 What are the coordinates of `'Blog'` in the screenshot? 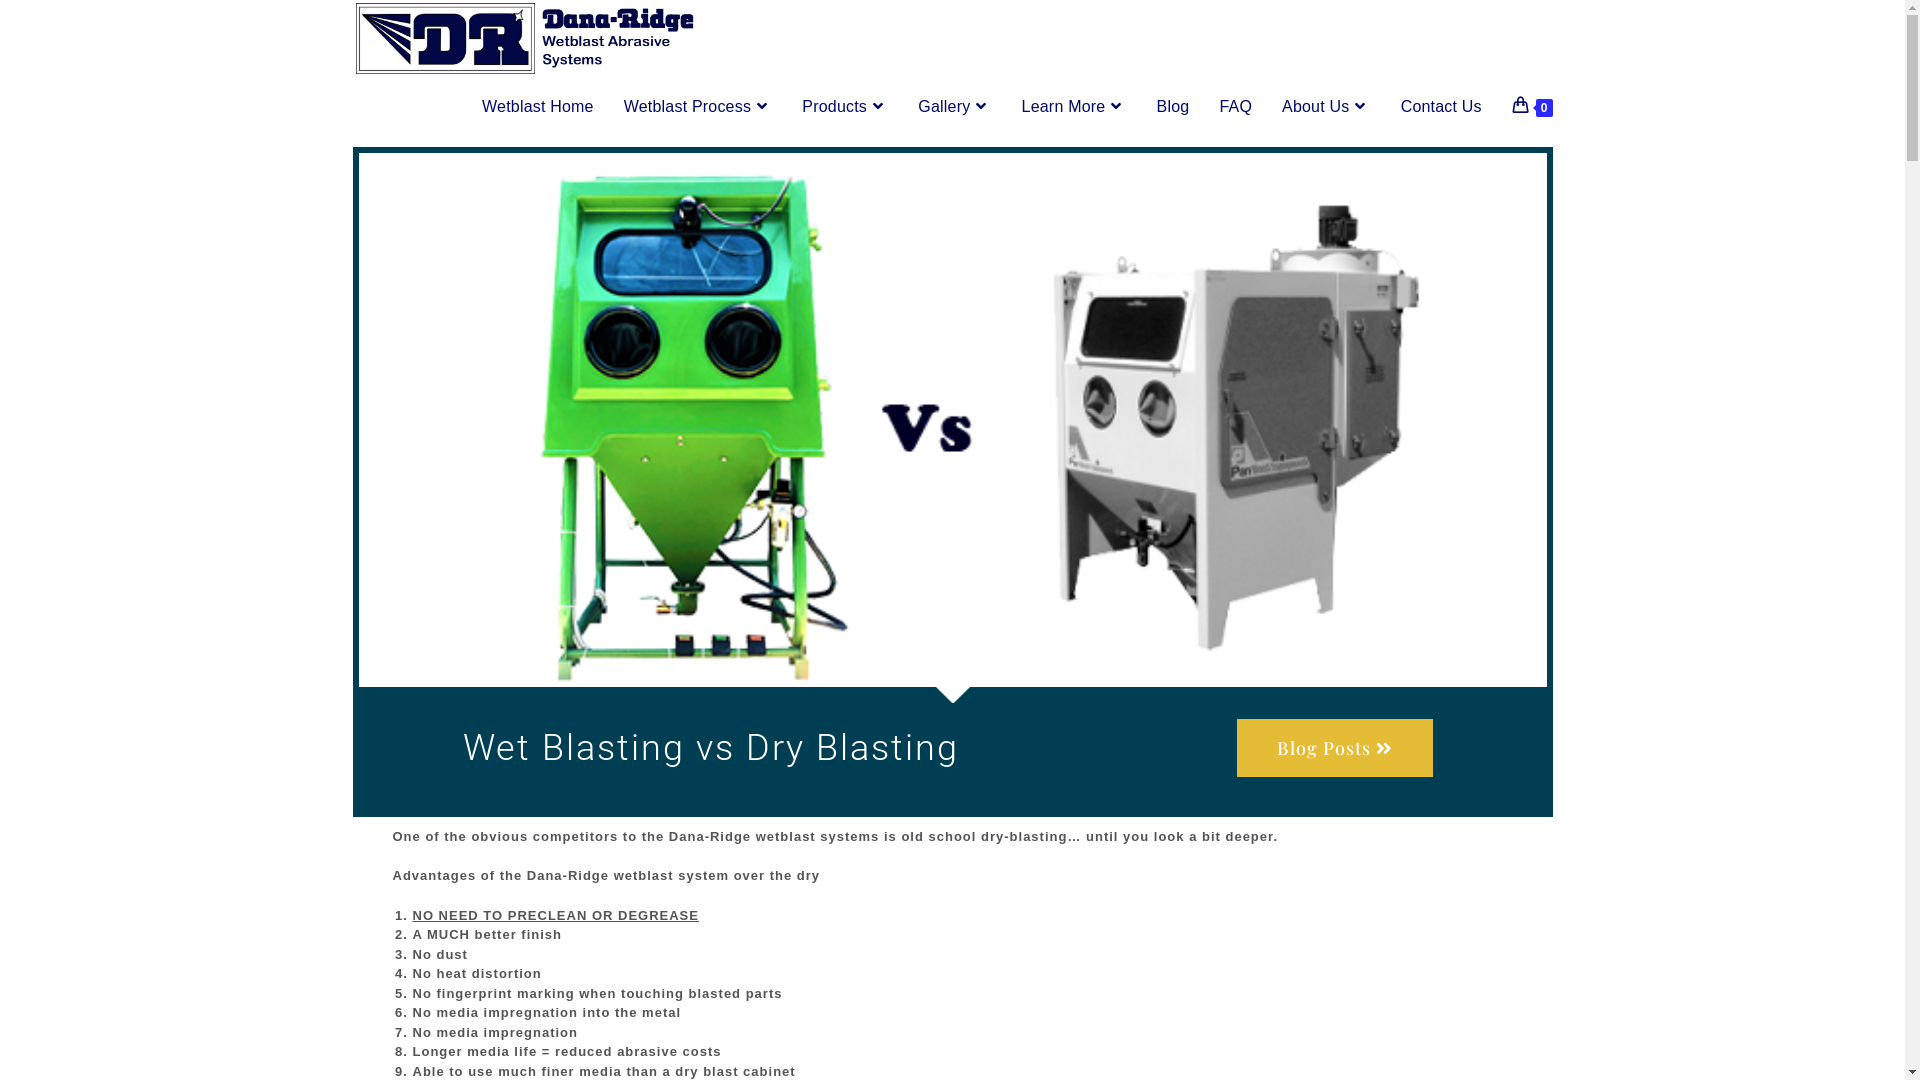 It's located at (1142, 107).